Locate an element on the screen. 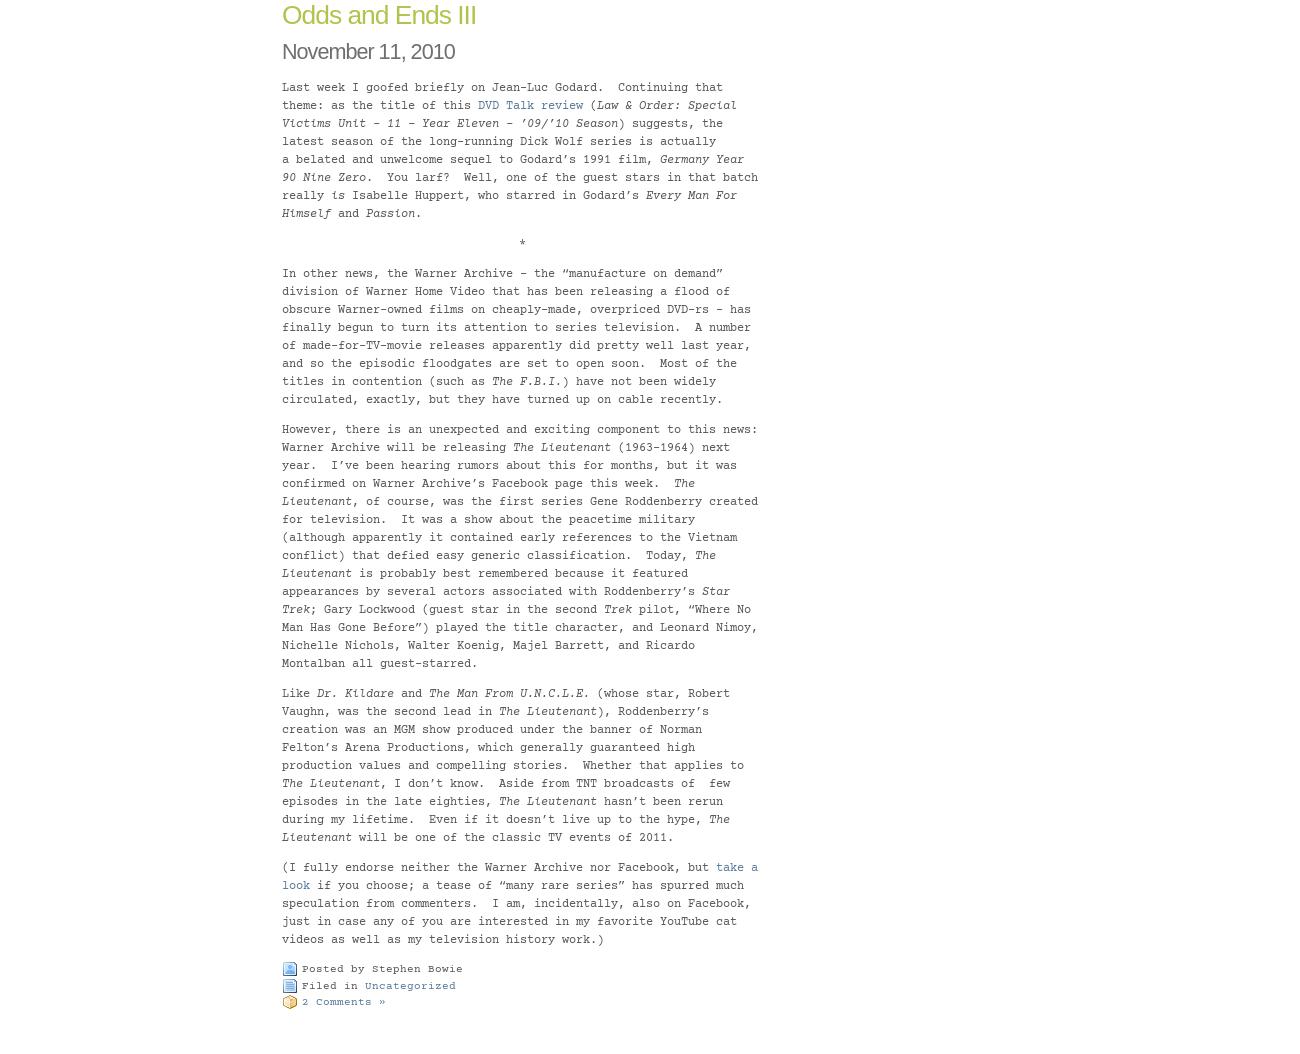  'Trek' is located at coordinates (618, 609).